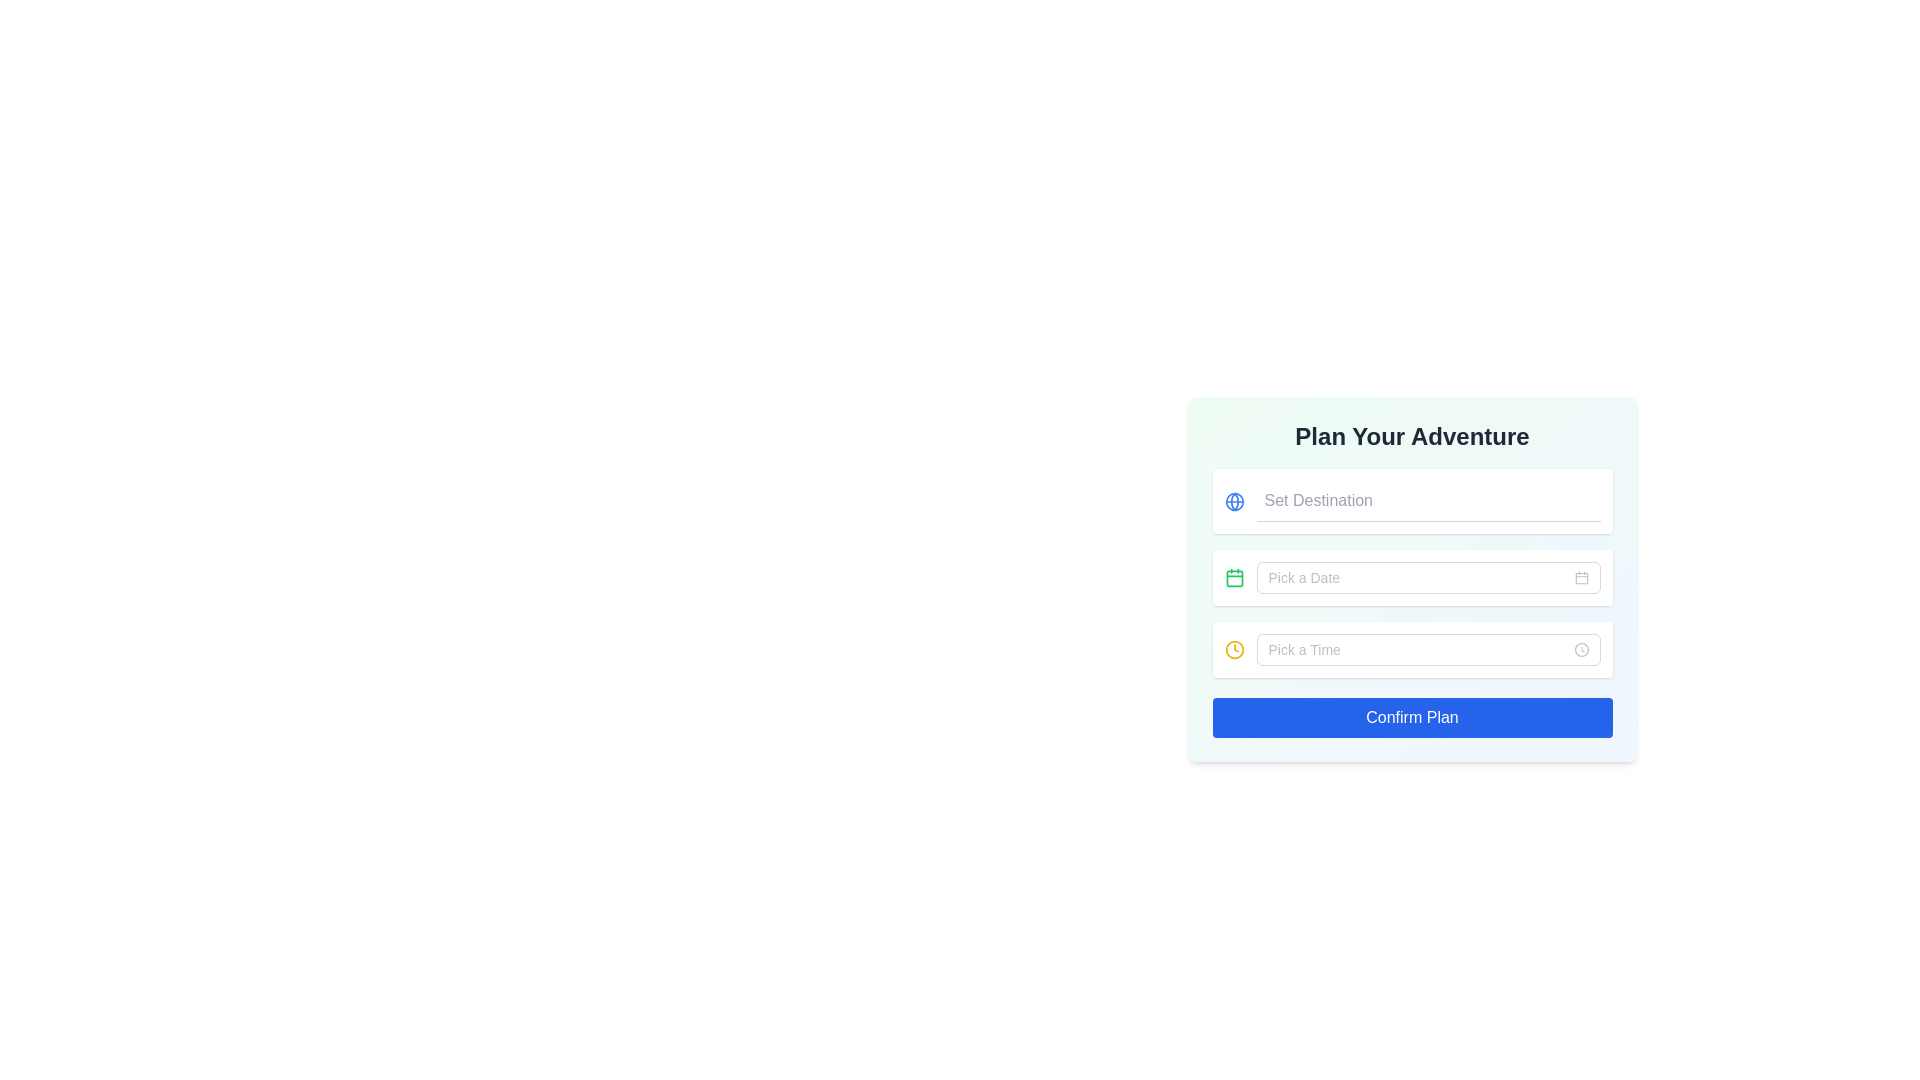  What do you see at coordinates (1411, 579) in the screenshot?
I see `the second input field in the vertical stack of form components` at bounding box center [1411, 579].